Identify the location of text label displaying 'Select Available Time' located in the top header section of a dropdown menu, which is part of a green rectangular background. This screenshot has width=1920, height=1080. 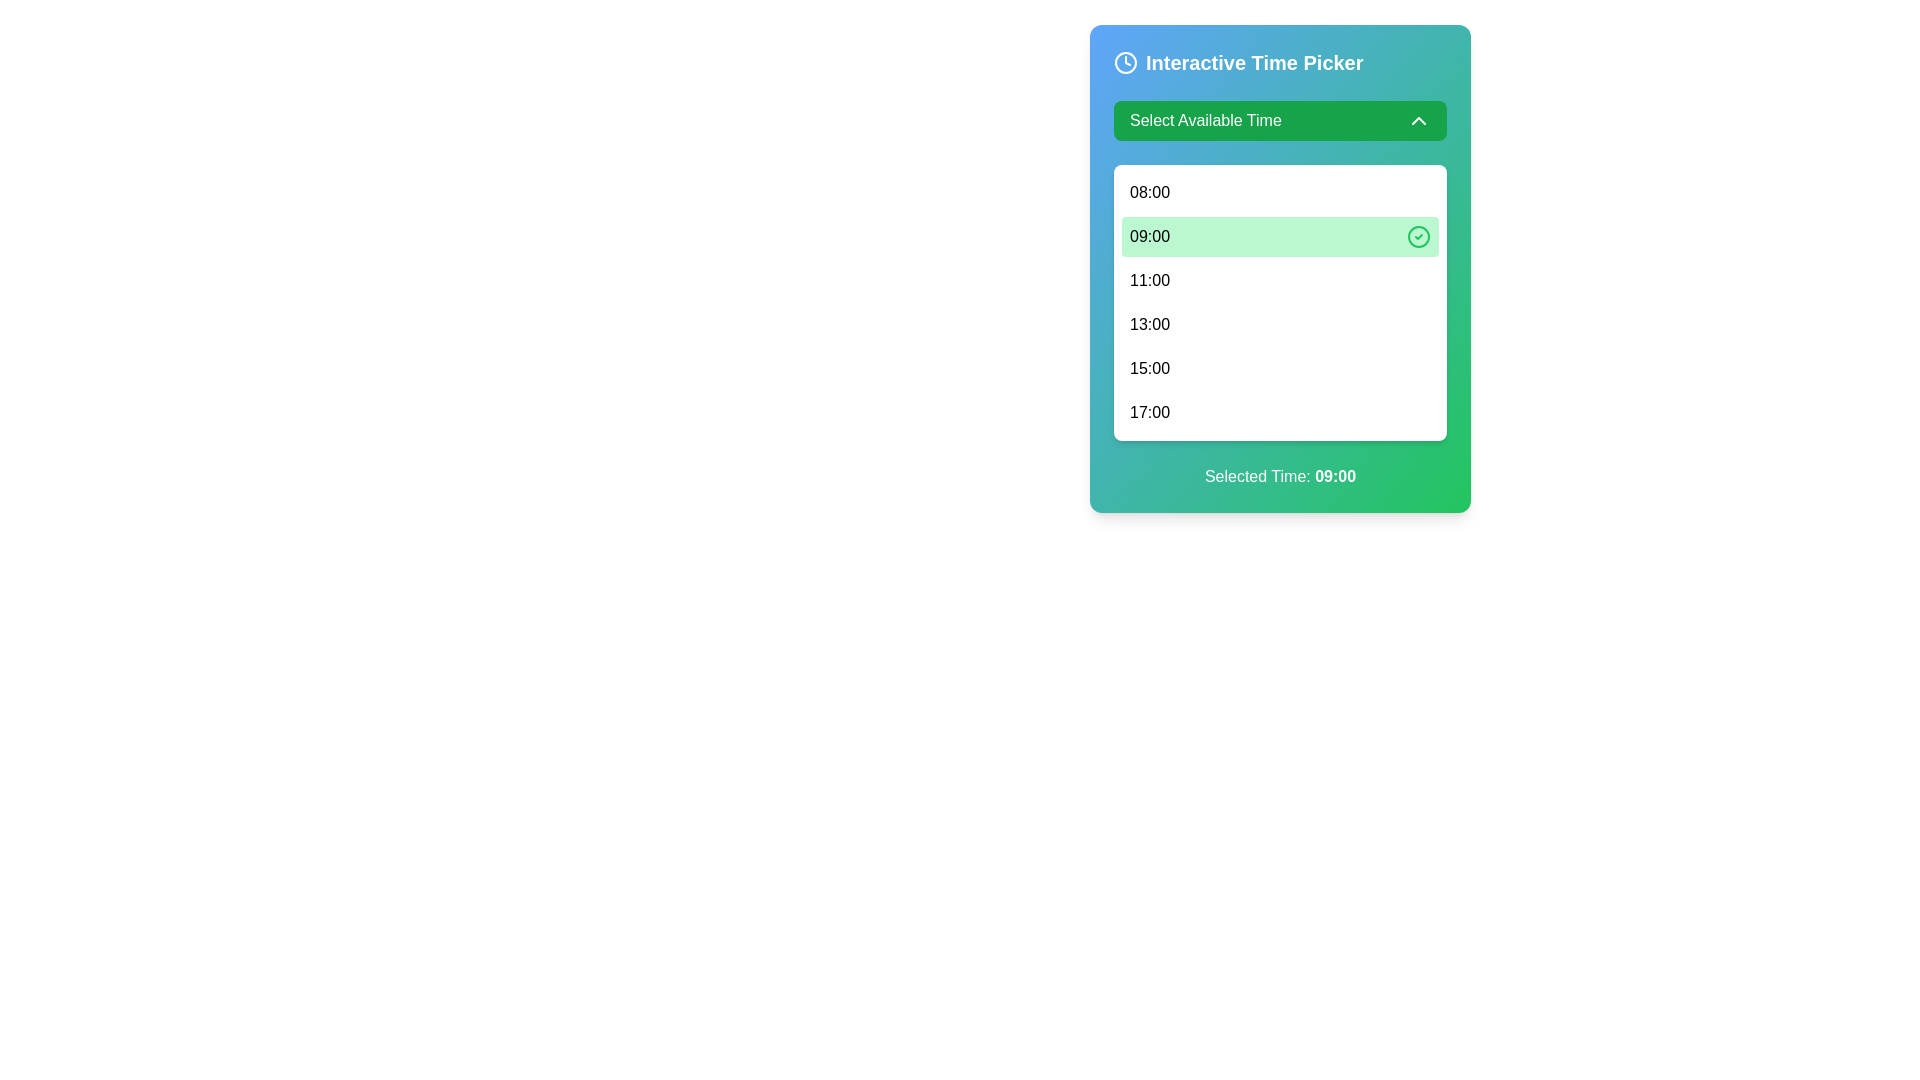
(1204, 120).